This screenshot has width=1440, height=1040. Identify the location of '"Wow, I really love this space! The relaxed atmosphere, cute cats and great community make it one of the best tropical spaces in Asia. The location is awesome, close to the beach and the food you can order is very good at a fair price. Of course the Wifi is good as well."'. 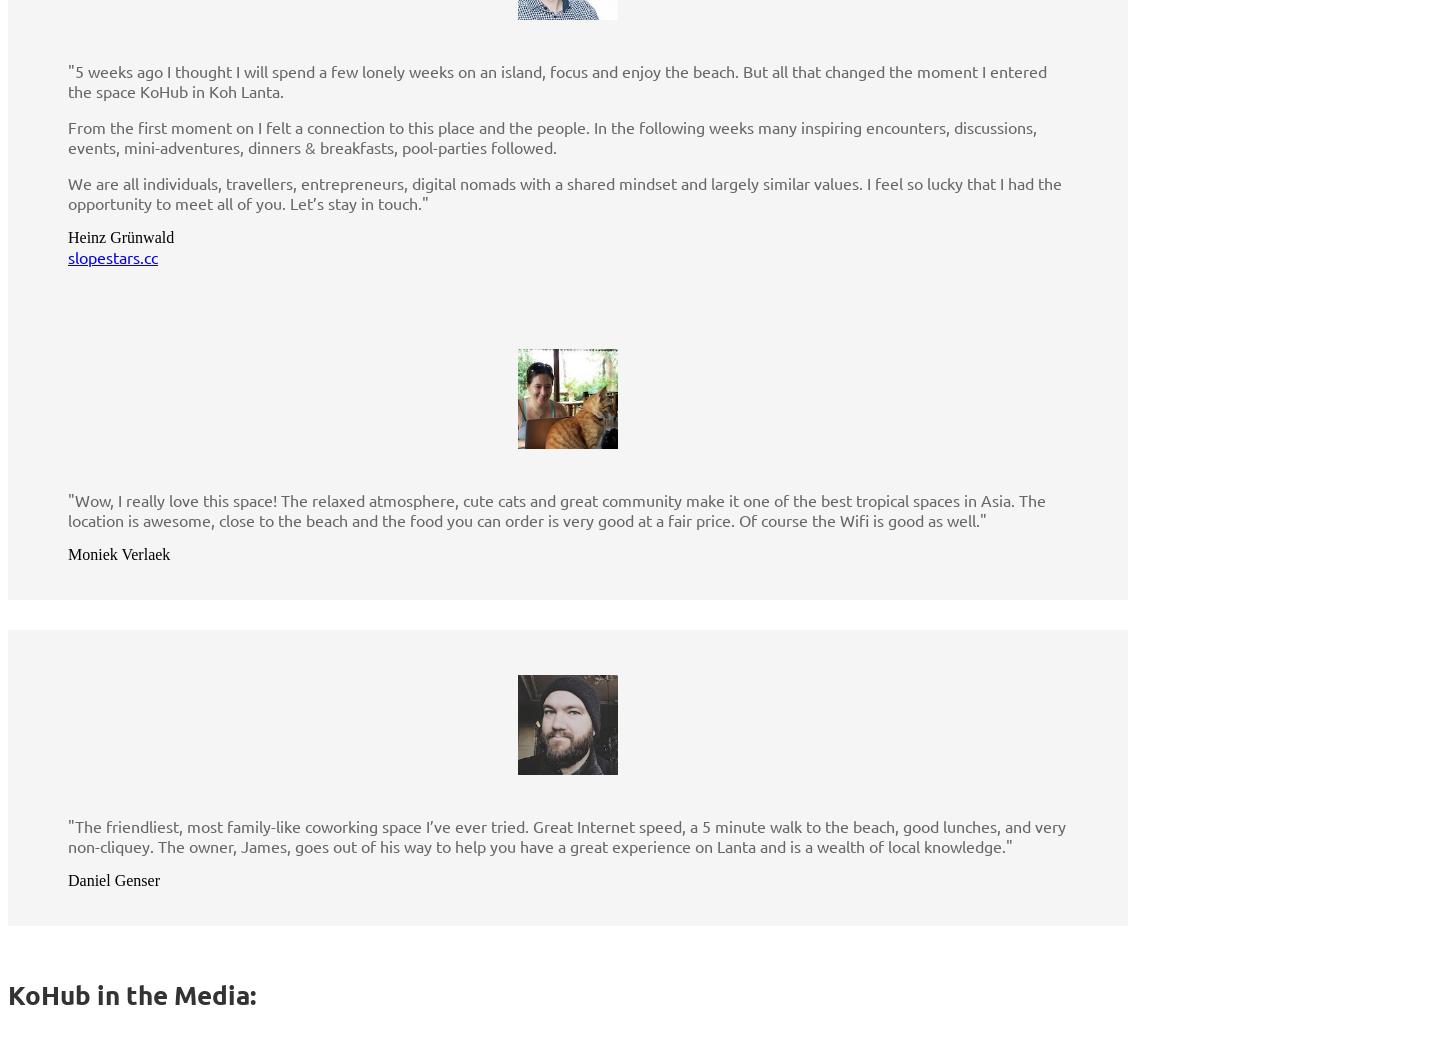
(556, 510).